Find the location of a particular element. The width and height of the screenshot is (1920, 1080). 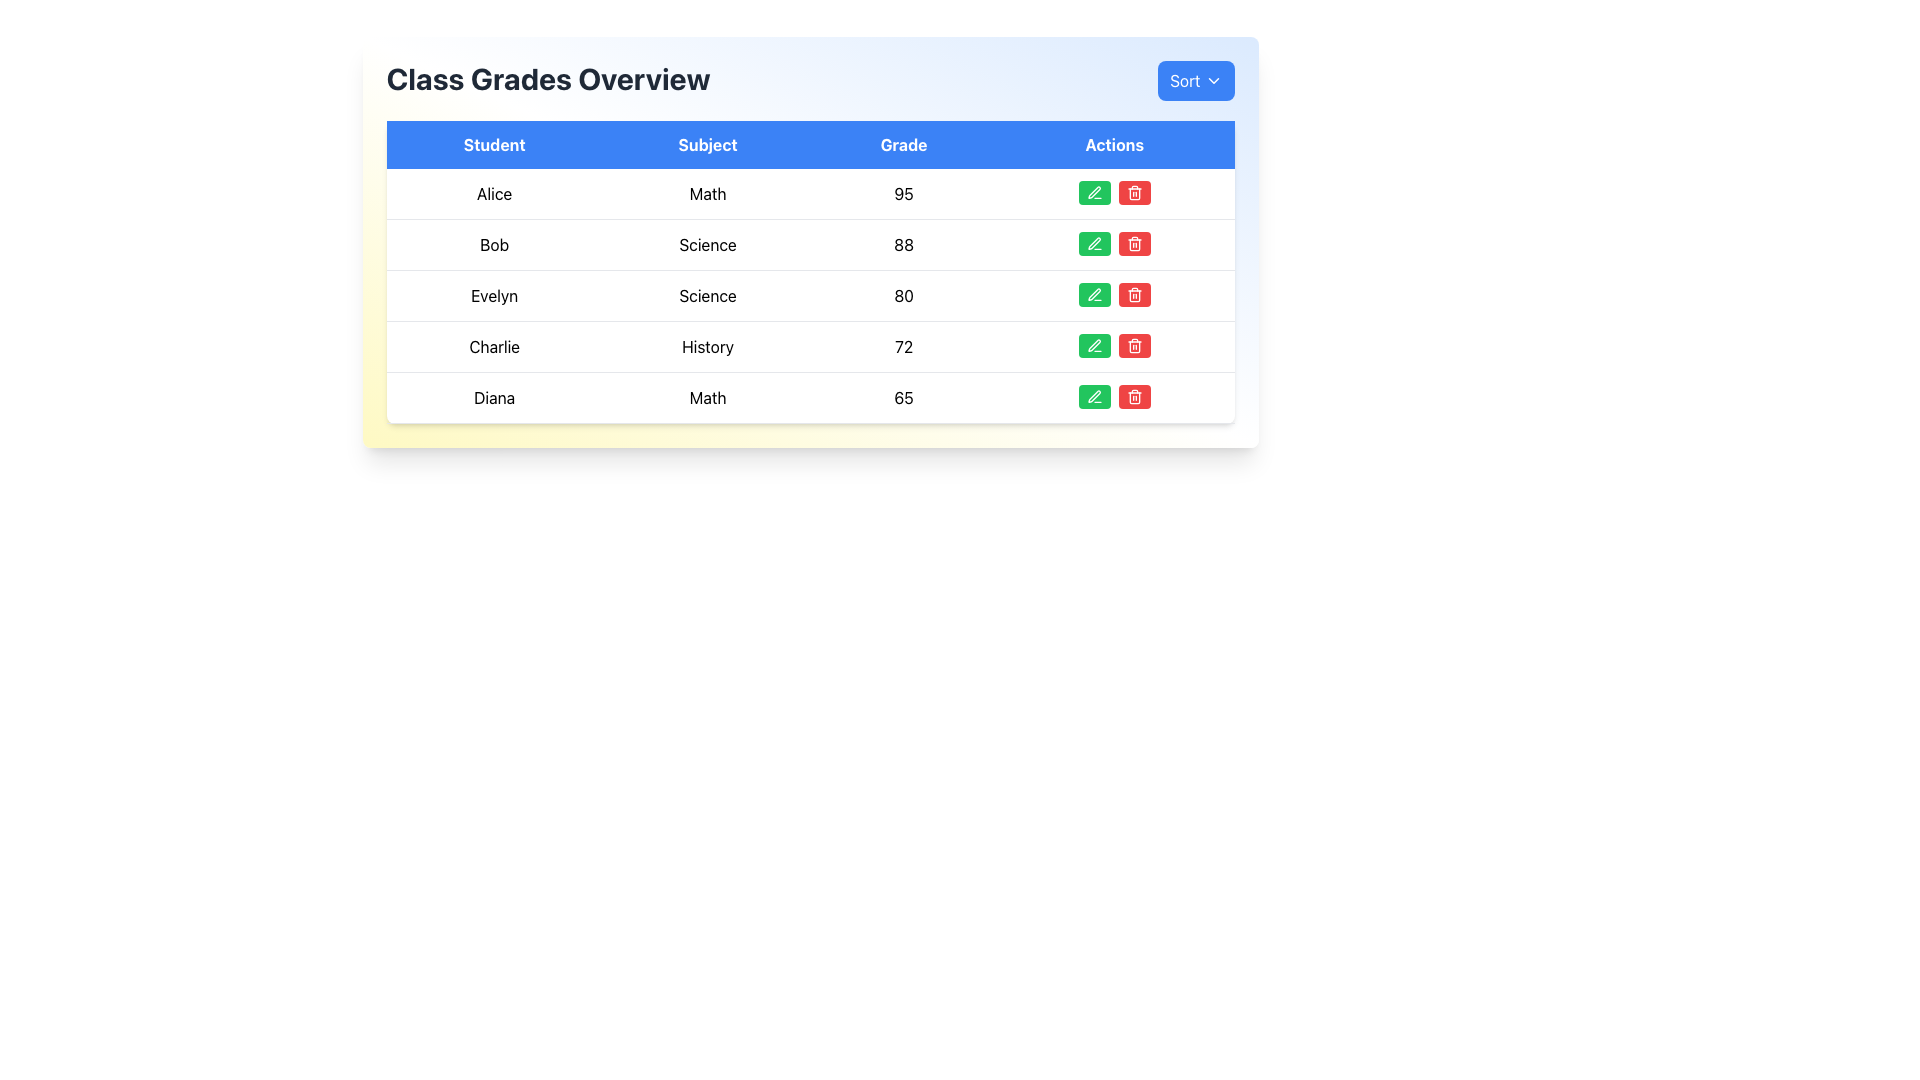

the red rectangular delete button with a trash can icon located in the 'Actions' column of the fourth row of the table is located at coordinates (1134, 294).